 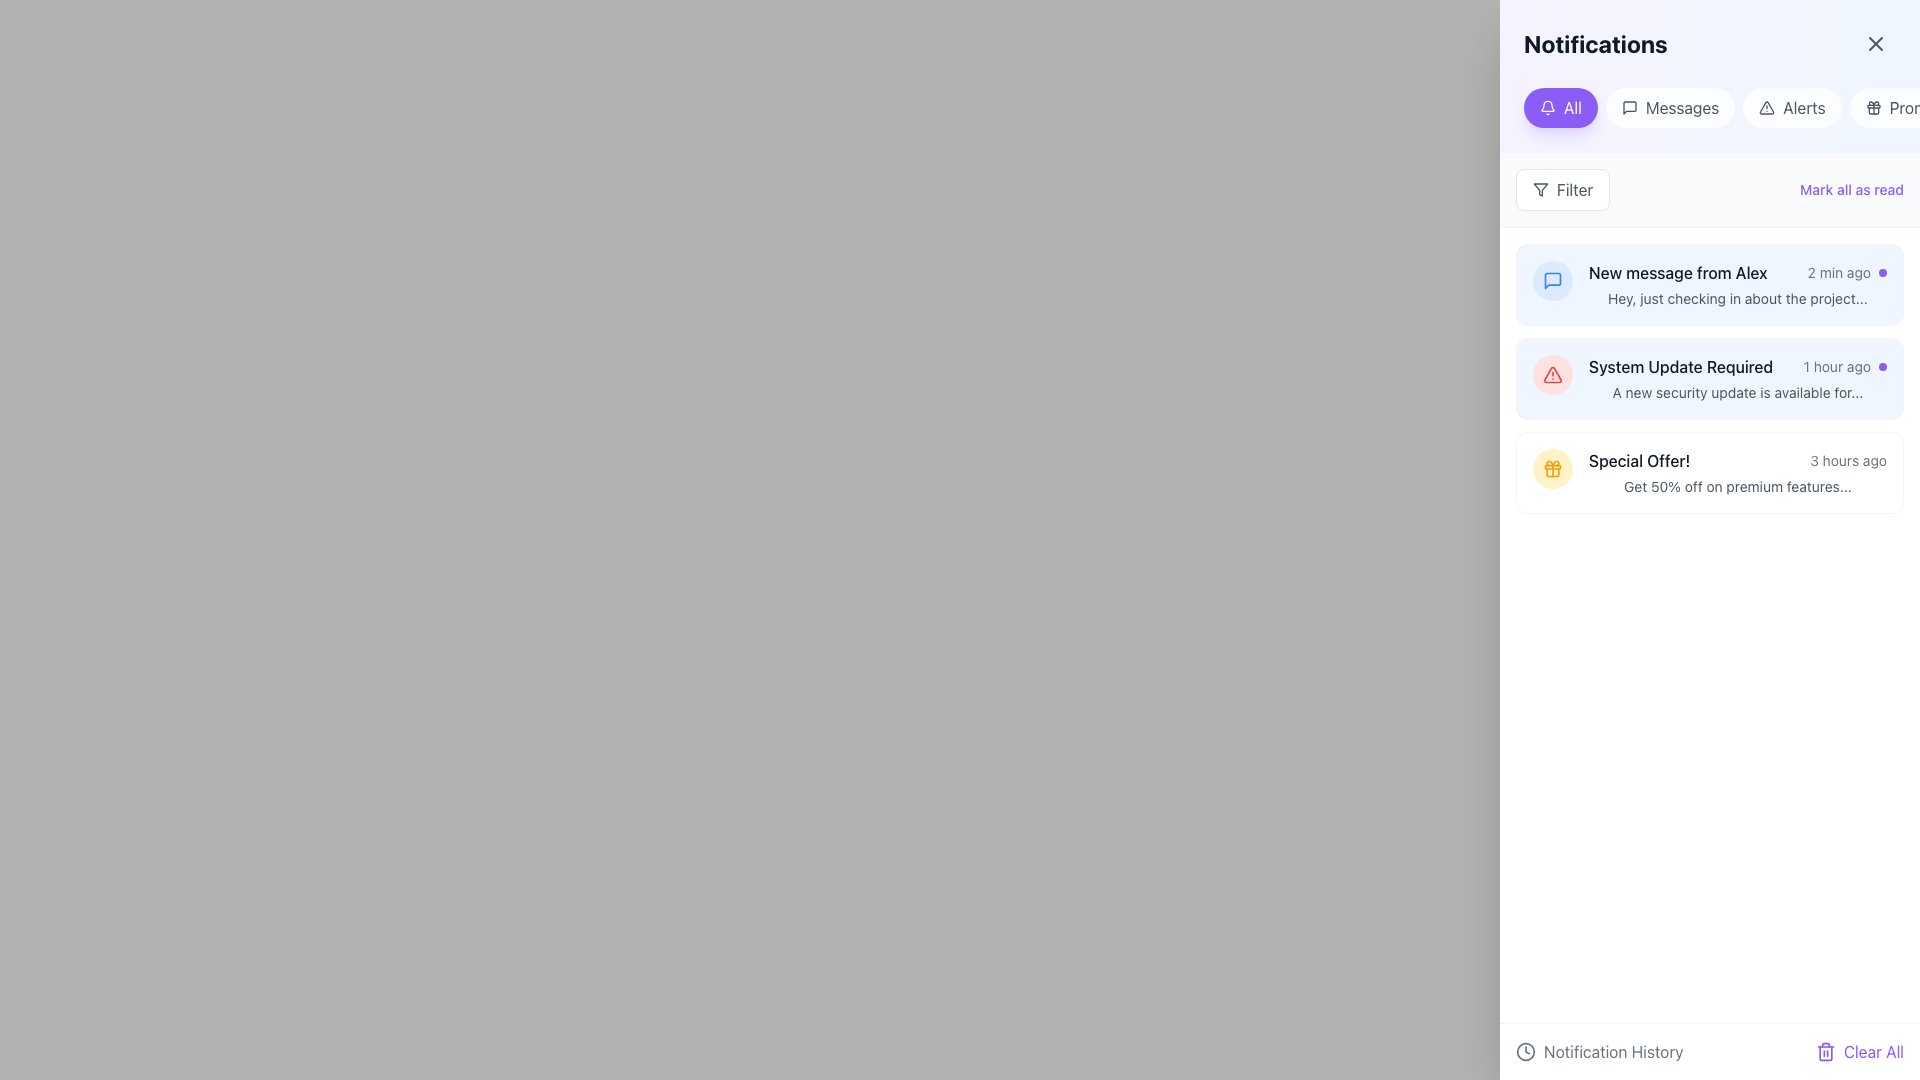 What do you see at coordinates (1547, 108) in the screenshot?
I see `the bell icon located within the 'All' button in the top-left region of the interface, which symbolizes notifications and alerts` at bounding box center [1547, 108].